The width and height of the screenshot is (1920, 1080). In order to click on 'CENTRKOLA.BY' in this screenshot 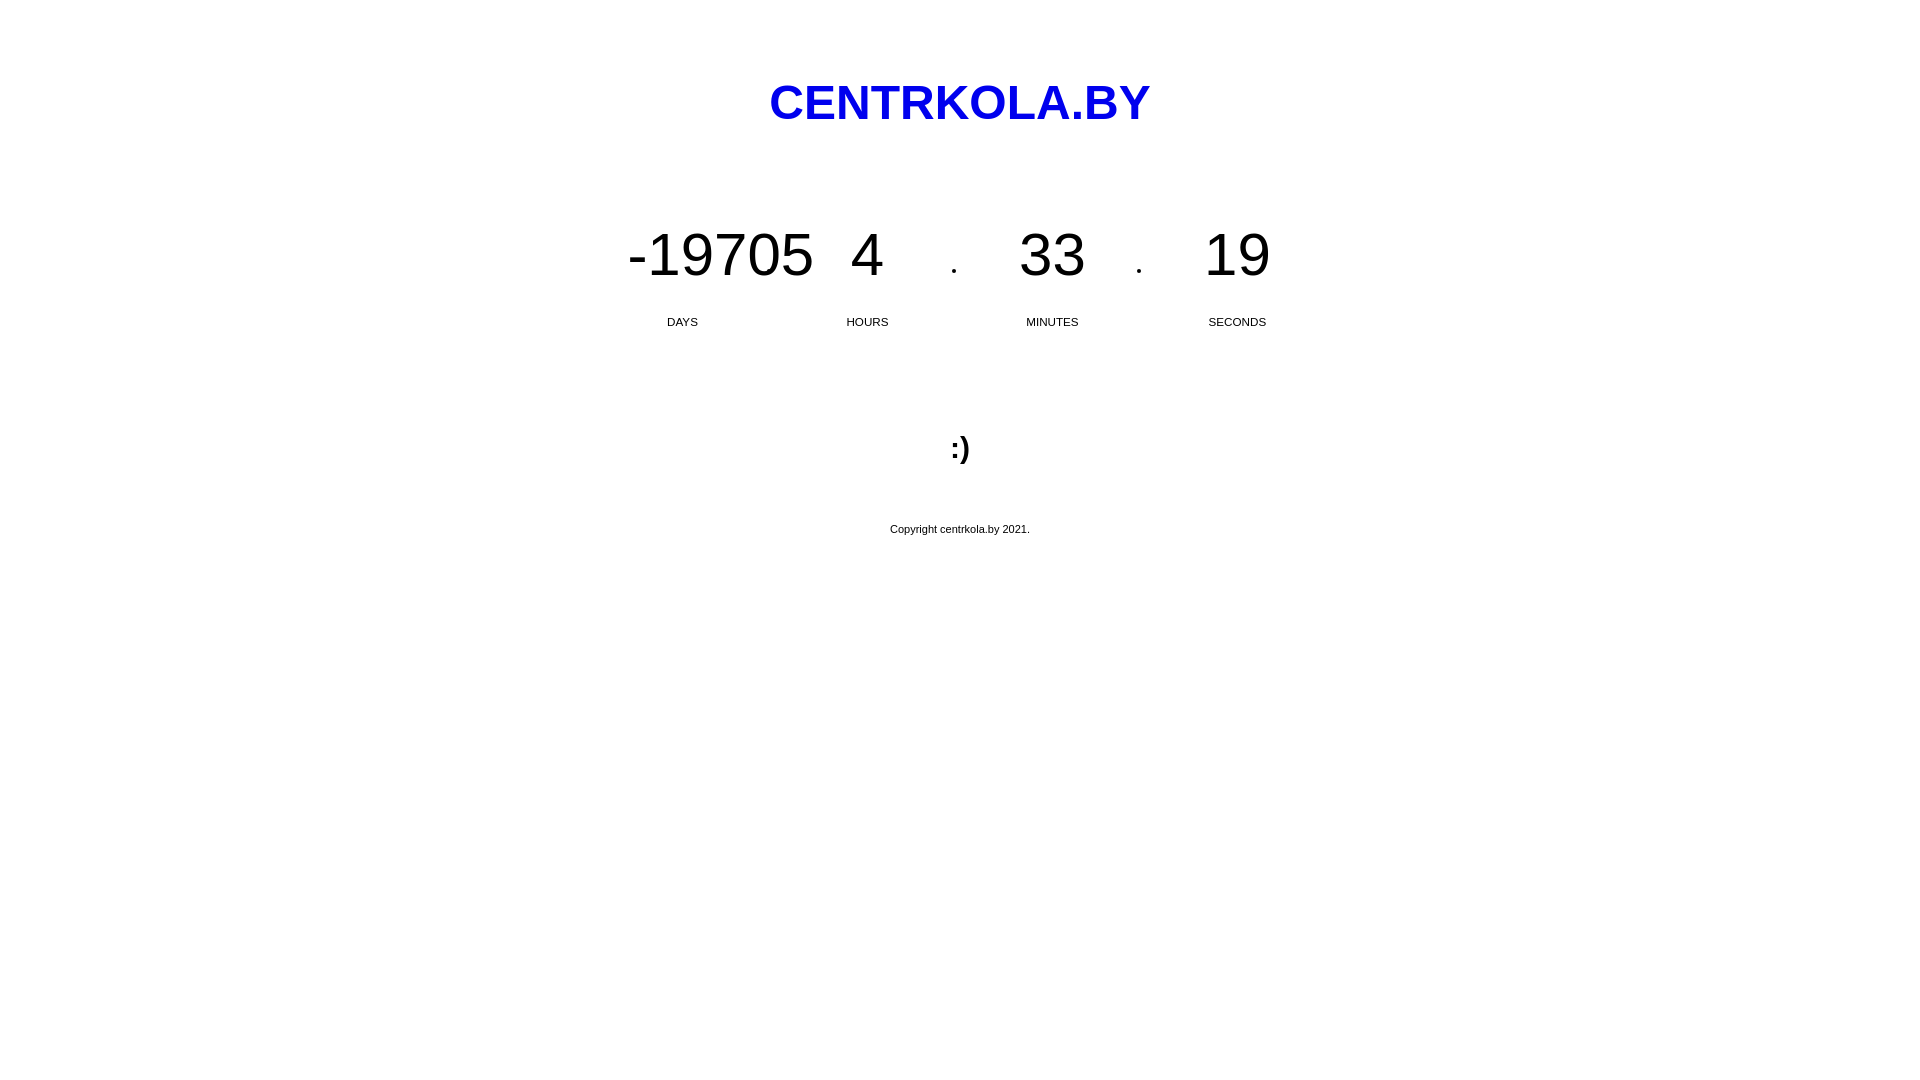, I will do `click(958, 102)`.